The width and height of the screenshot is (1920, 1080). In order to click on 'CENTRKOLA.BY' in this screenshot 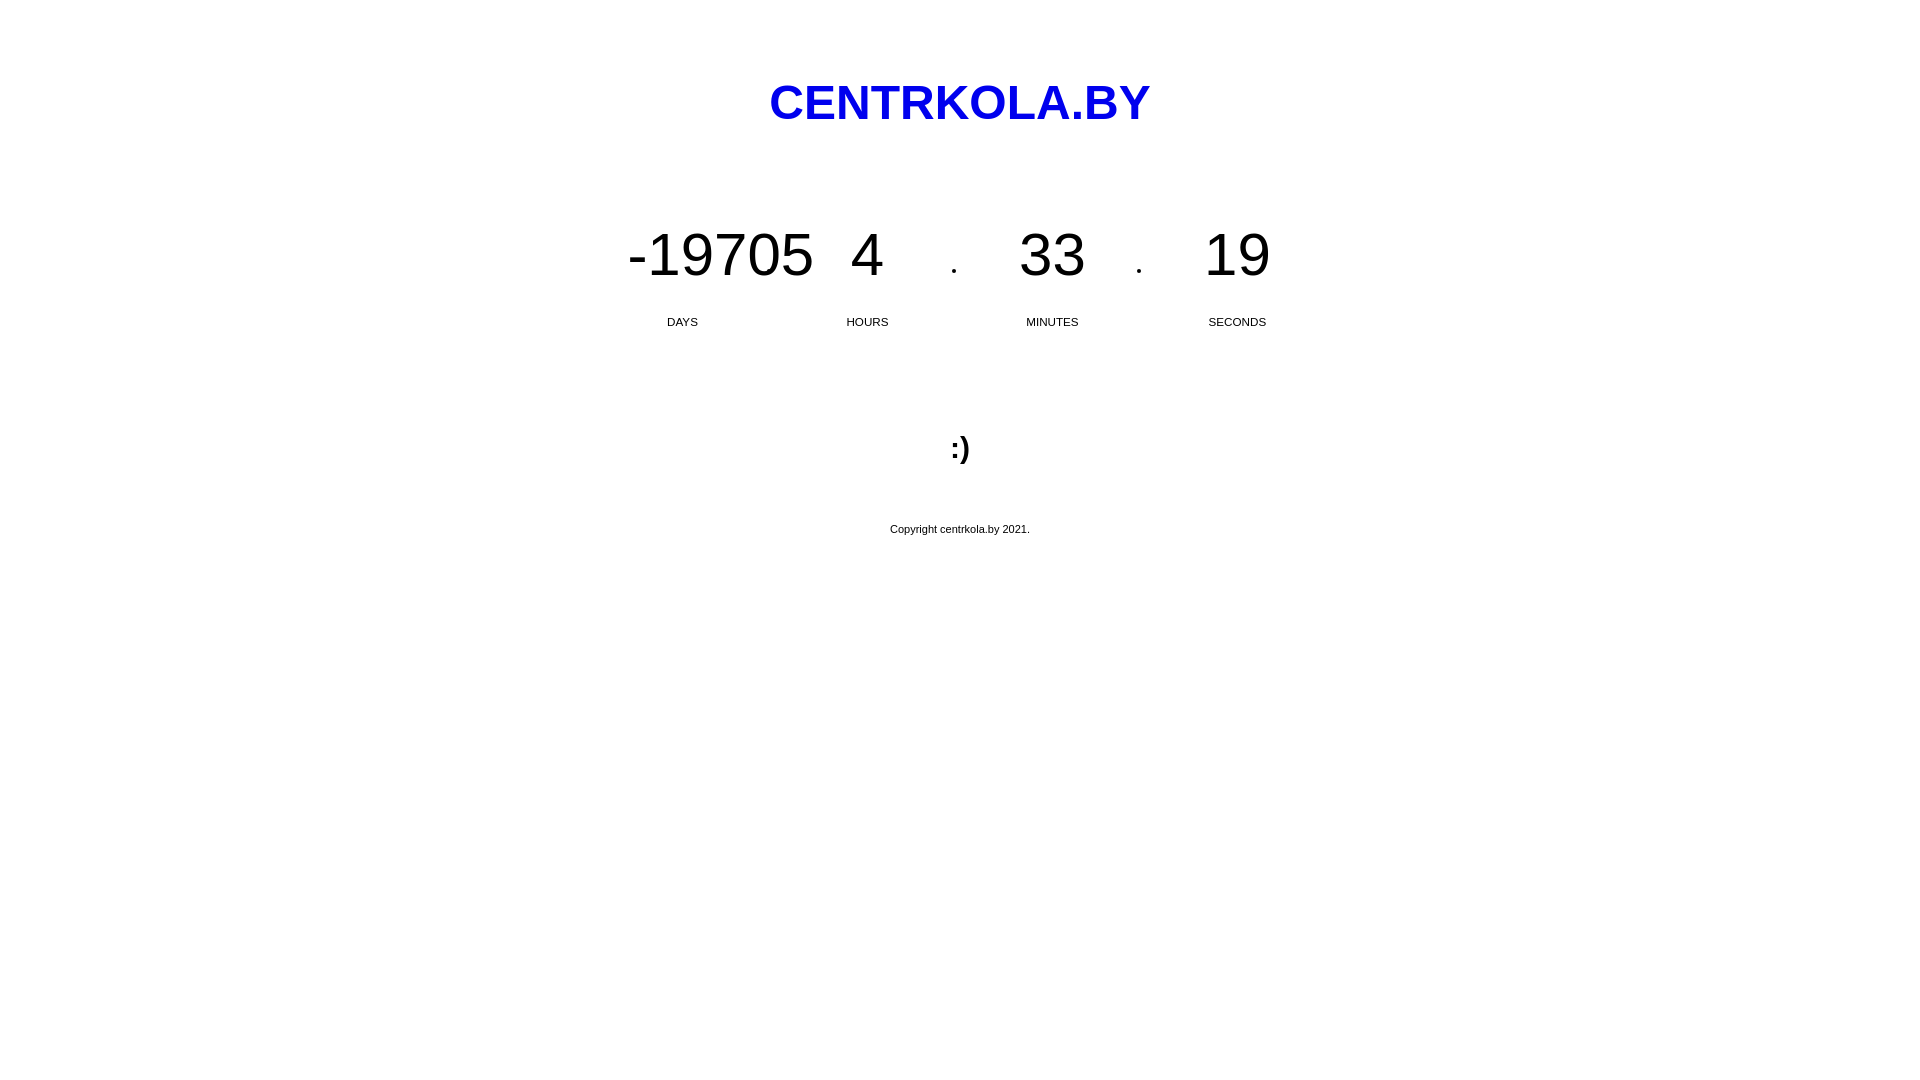, I will do `click(958, 102)`.